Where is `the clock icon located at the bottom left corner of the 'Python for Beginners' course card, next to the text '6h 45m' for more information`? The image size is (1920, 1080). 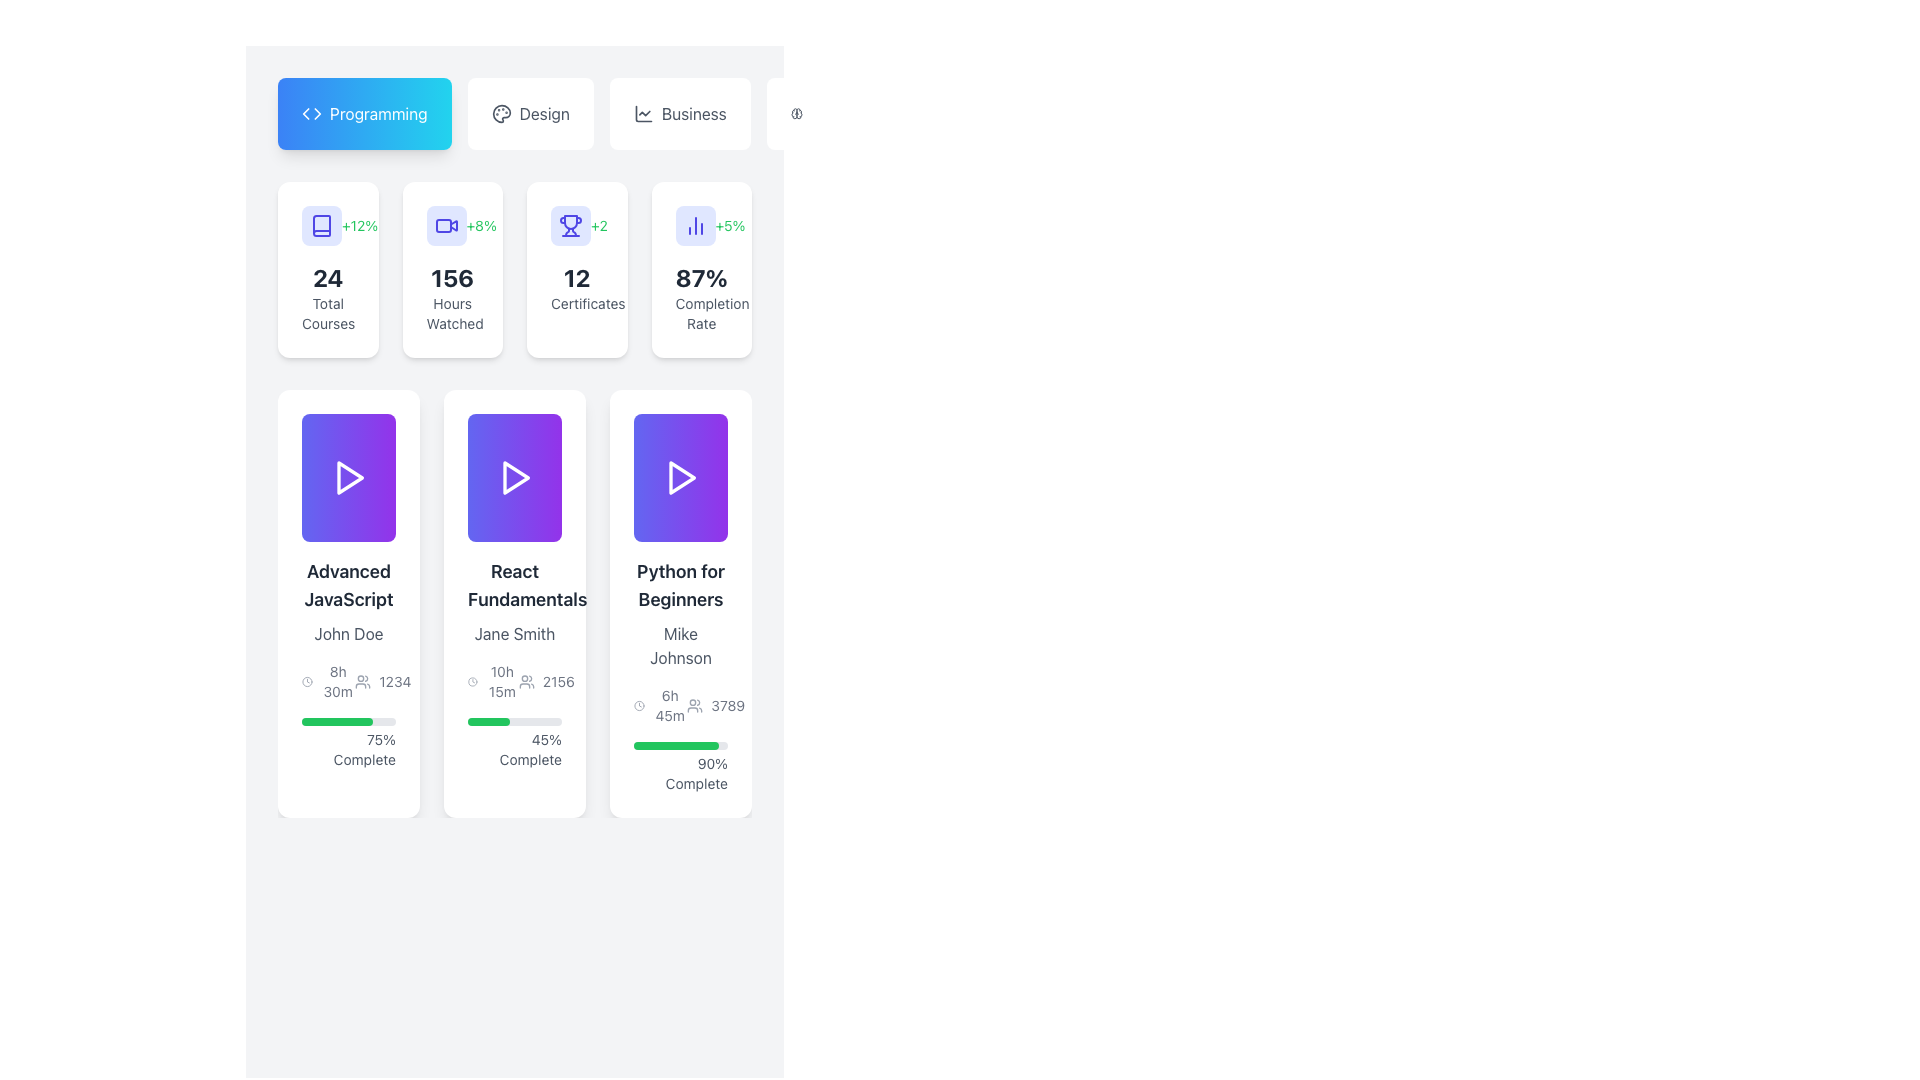 the clock icon located at the bottom left corner of the 'Python for Beginners' course card, next to the text '6h 45m' for more information is located at coordinates (638, 704).